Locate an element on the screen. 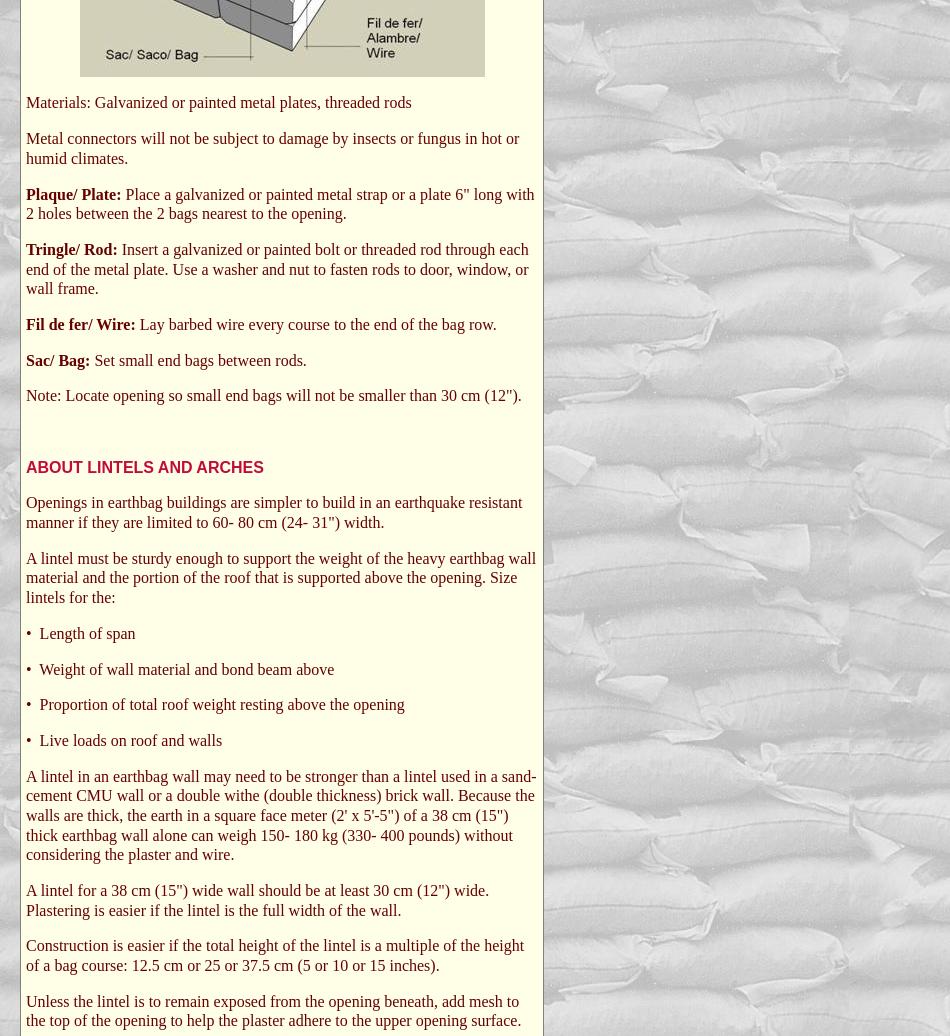 This screenshot has height=1036, width=950. 'A lintel for a 38 cm (15") wide wall should be at least 30 cm (12") wide. Plastering is easier if the lintel is the full width of the wall.' is located at coordinates (256, 899).